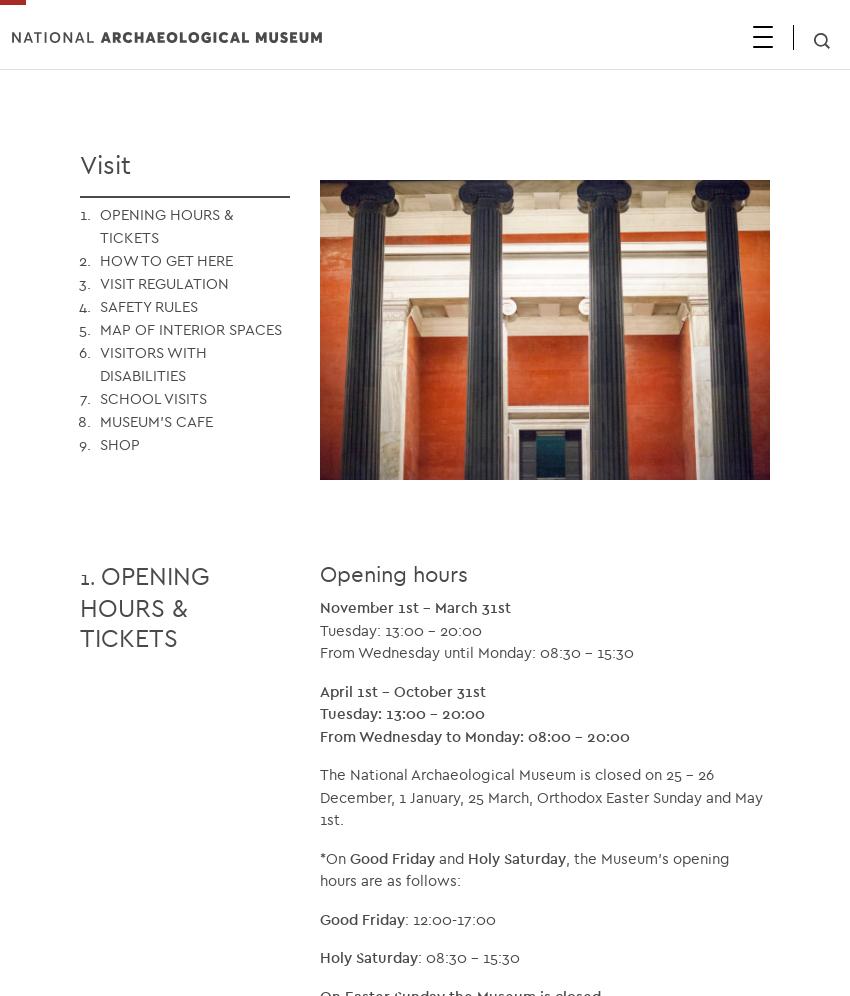 Image resolution: width=850 pixels, height=996 pixels. What do you see at coordinates (119, 443) in the screenshot?
I see `'SHOP'` at bounding box center [119, 443].